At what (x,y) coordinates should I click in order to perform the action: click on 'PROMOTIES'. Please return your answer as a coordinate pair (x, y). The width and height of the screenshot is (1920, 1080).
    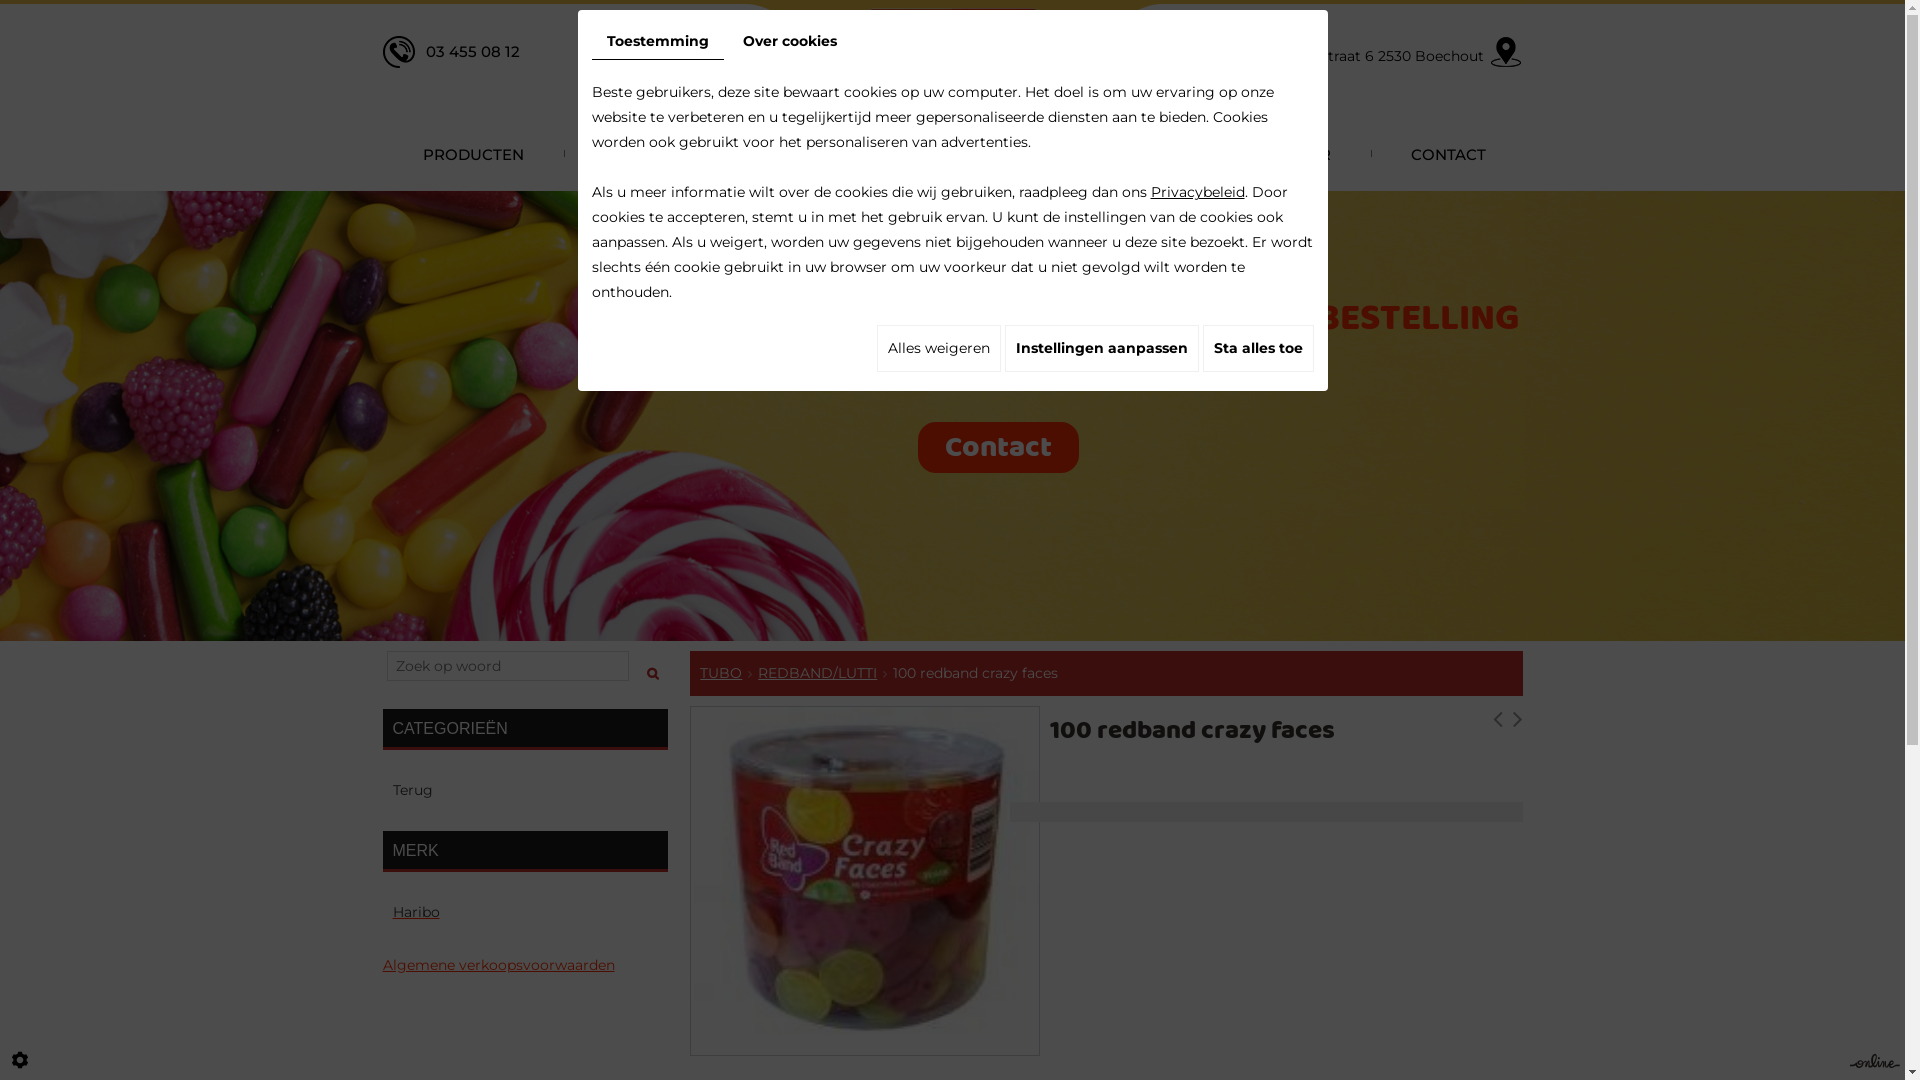
    Looking at the image, I should click on (901, 152).